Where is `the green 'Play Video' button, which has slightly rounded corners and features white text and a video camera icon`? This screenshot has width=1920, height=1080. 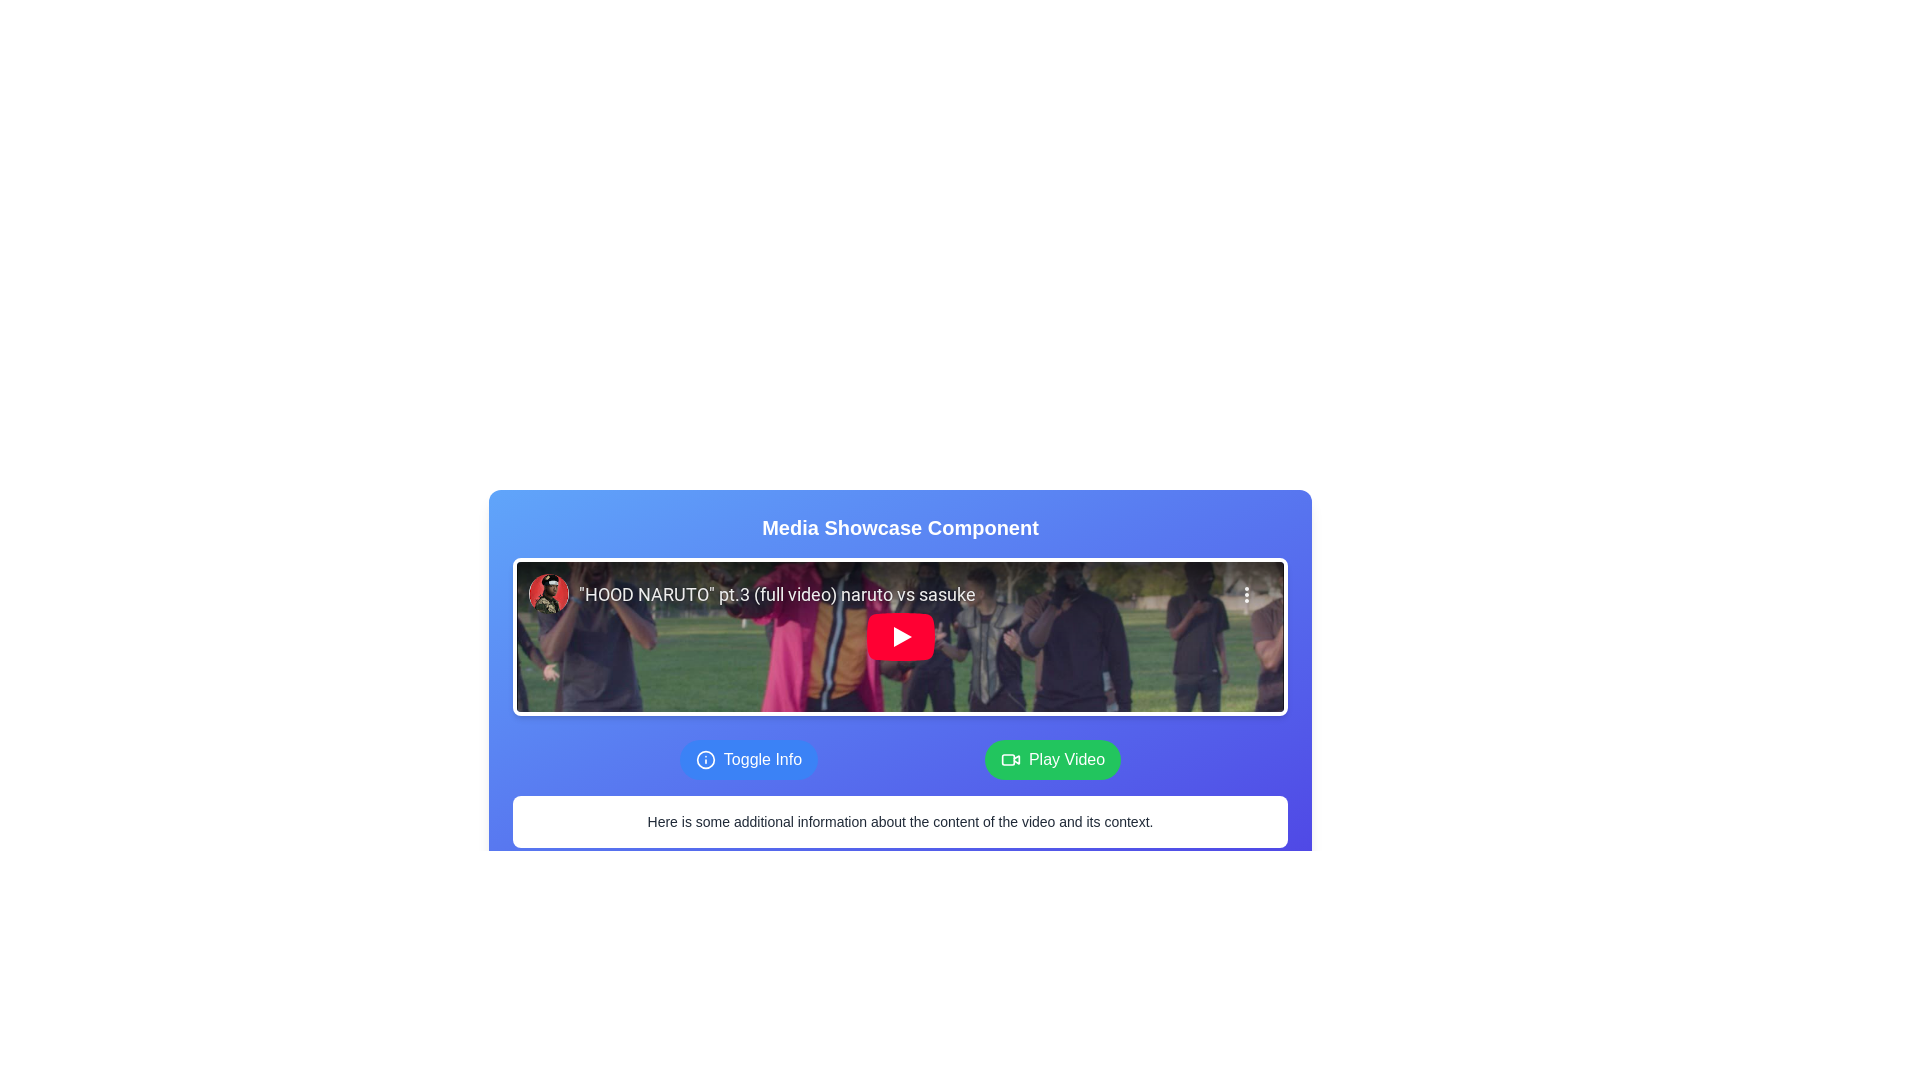 the green 'Play Video' button, which has slightly rounded corners and features white text and a video camera icon is located at coordinates (1052, 759).